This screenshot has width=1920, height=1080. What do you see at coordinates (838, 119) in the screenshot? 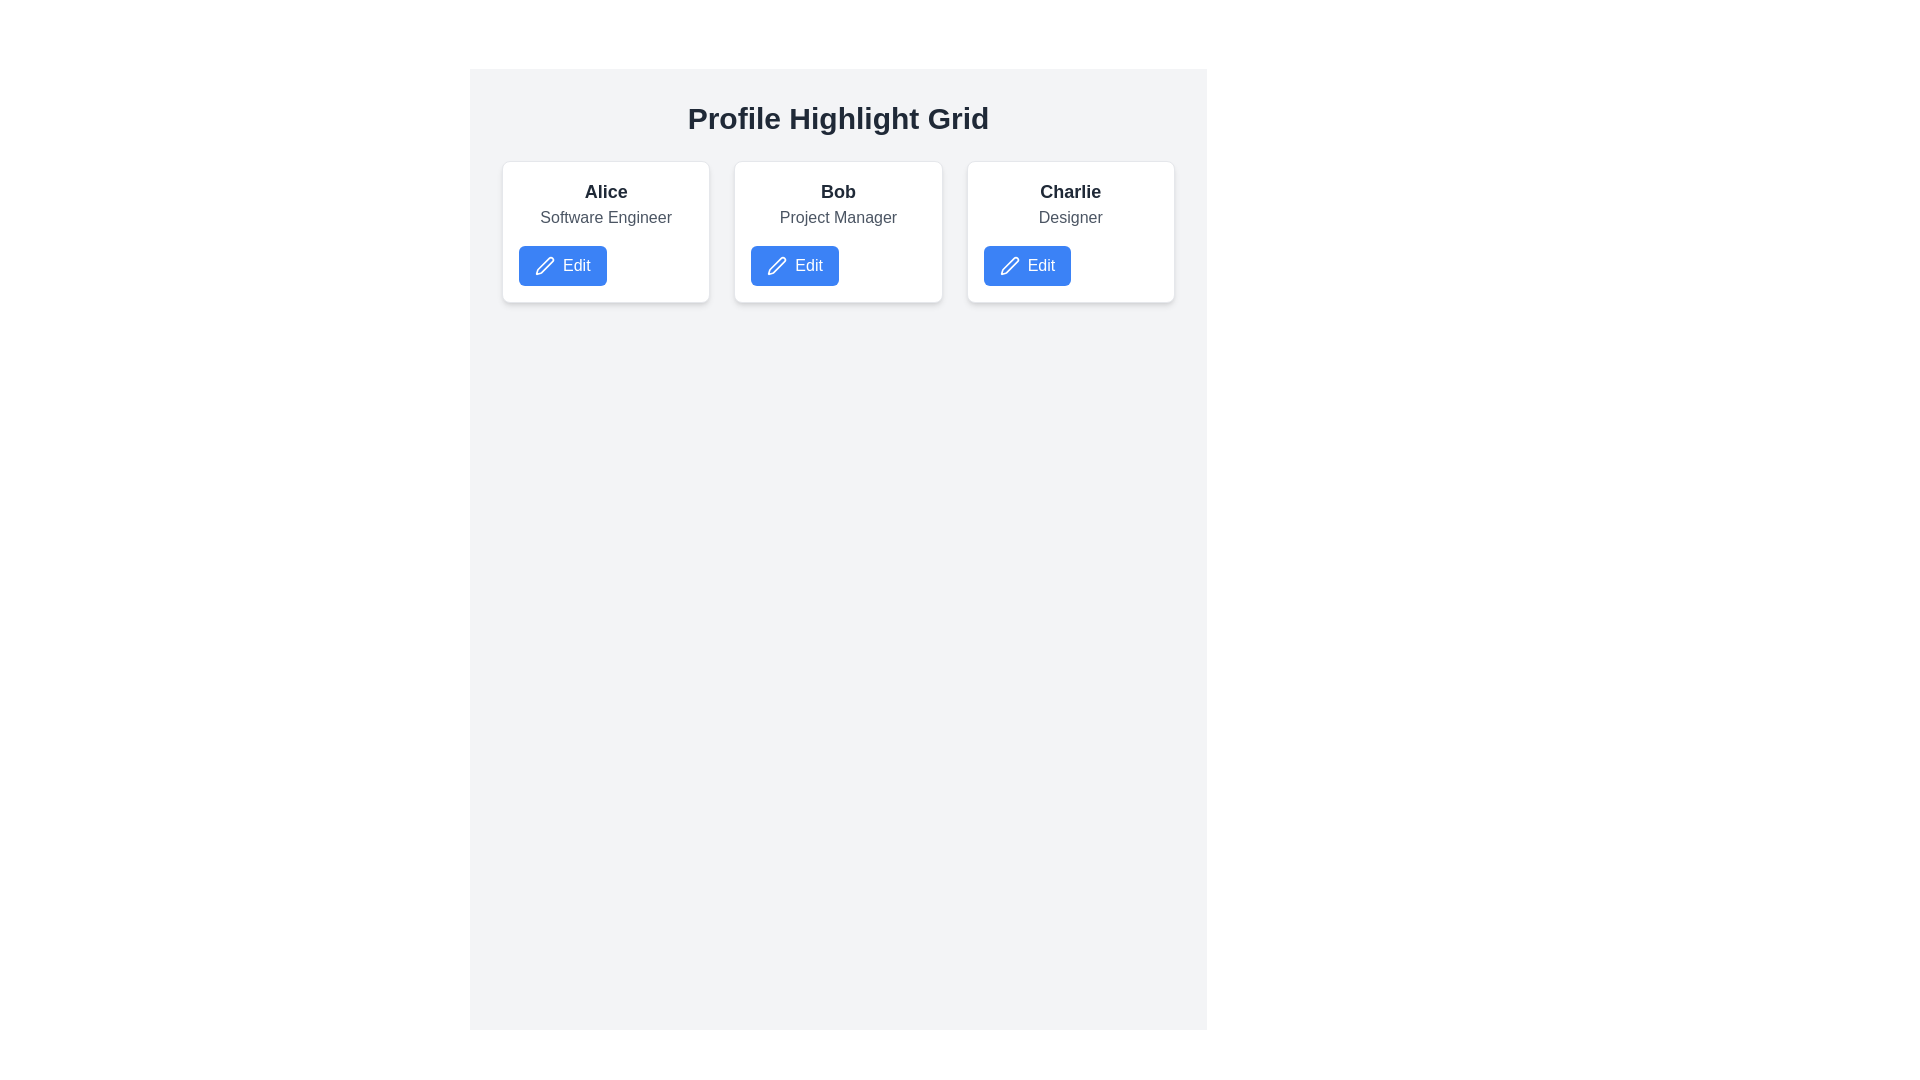
I see `the Text Header which identifies the content related to a profile highlight grid, located at the top section of the layout` at bounding box center [838, 119].